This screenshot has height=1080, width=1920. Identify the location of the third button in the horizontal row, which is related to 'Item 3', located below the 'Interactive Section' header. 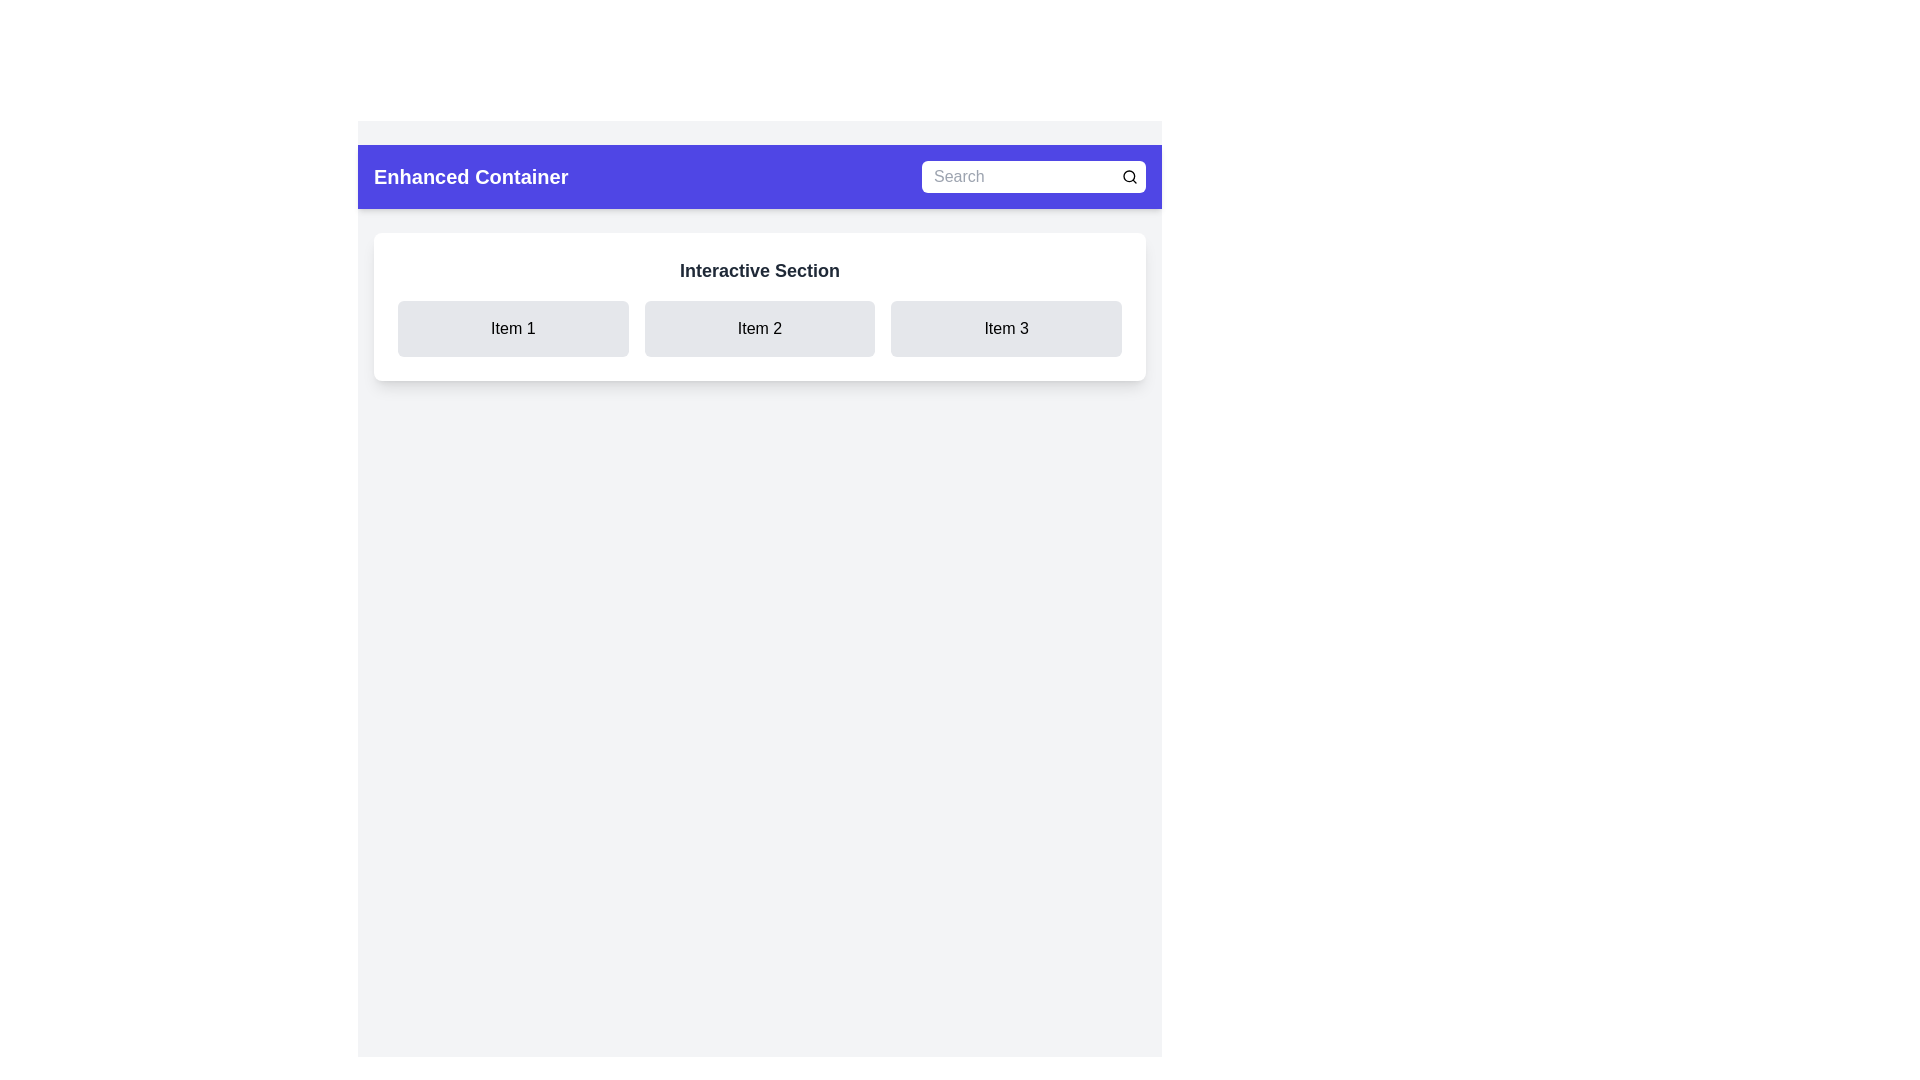
(1006, 327).